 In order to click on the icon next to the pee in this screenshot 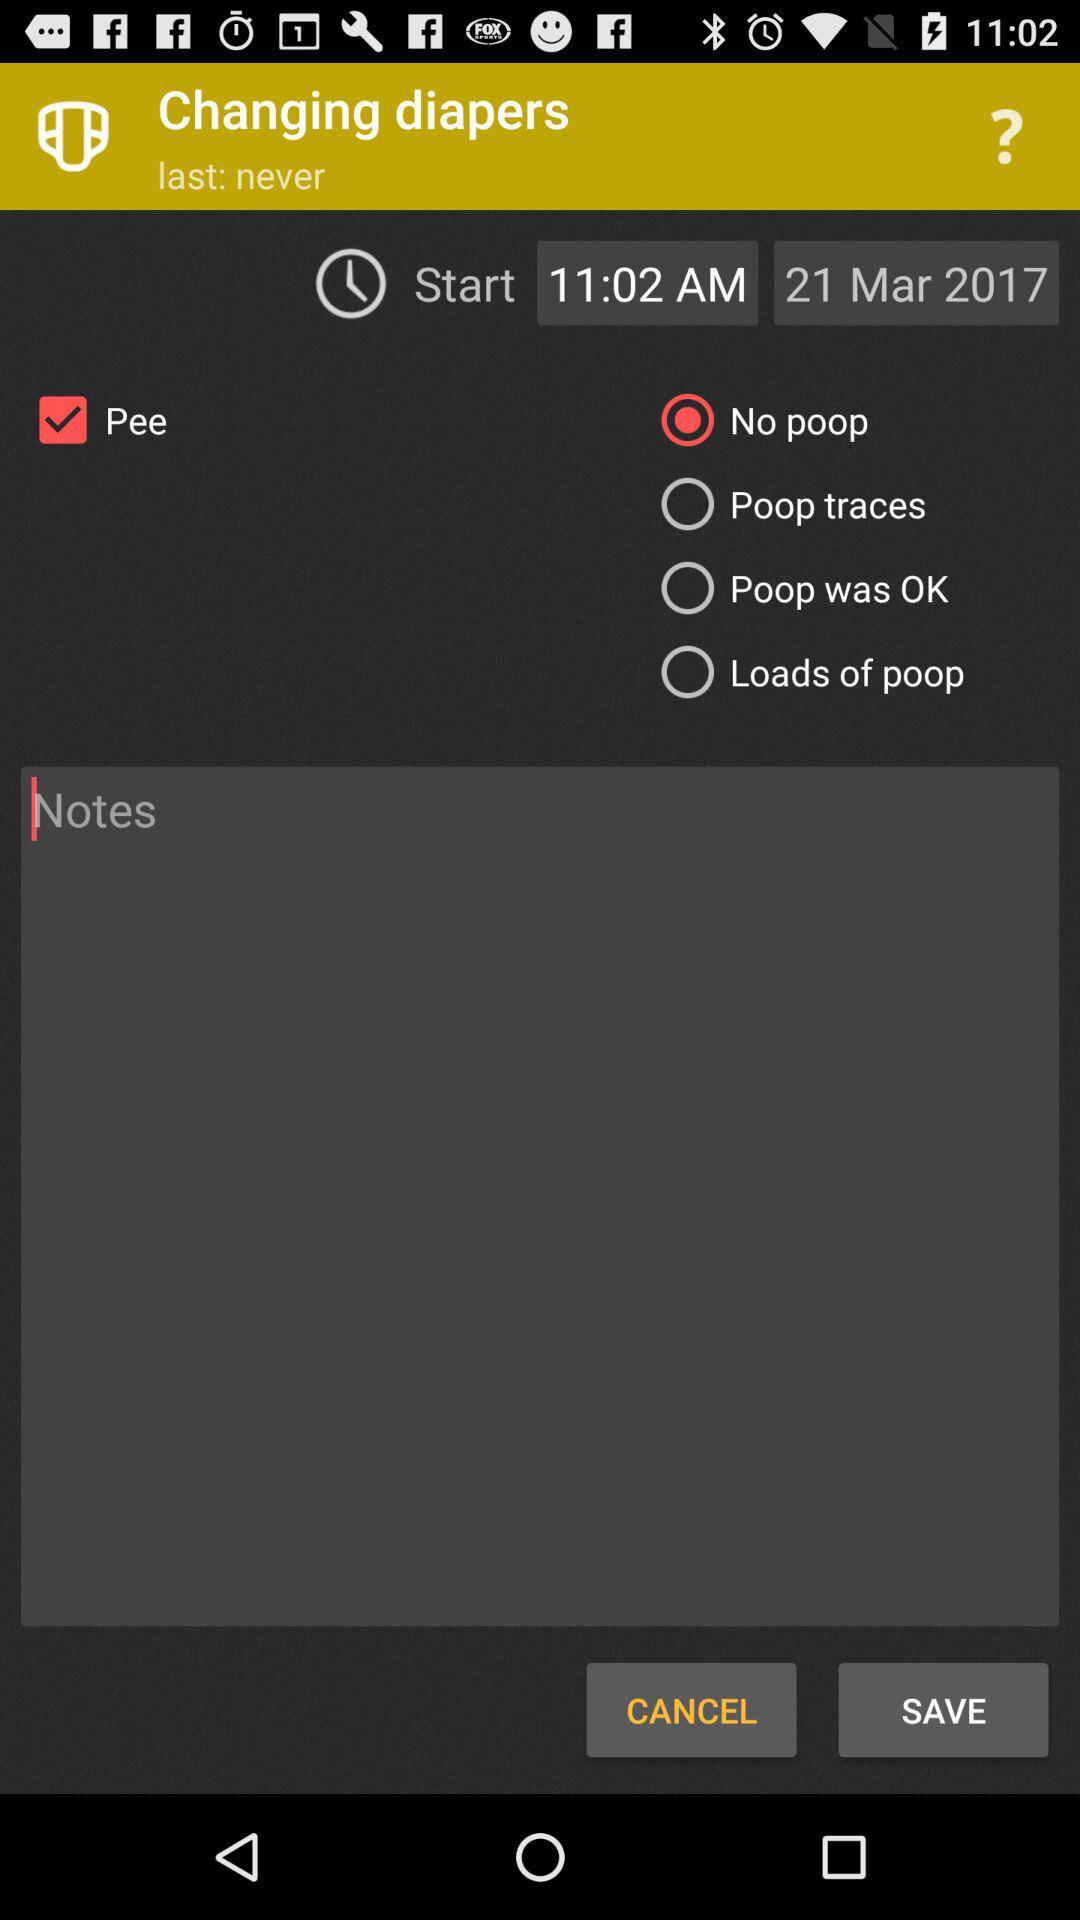, I will do `click(757, 419)`.